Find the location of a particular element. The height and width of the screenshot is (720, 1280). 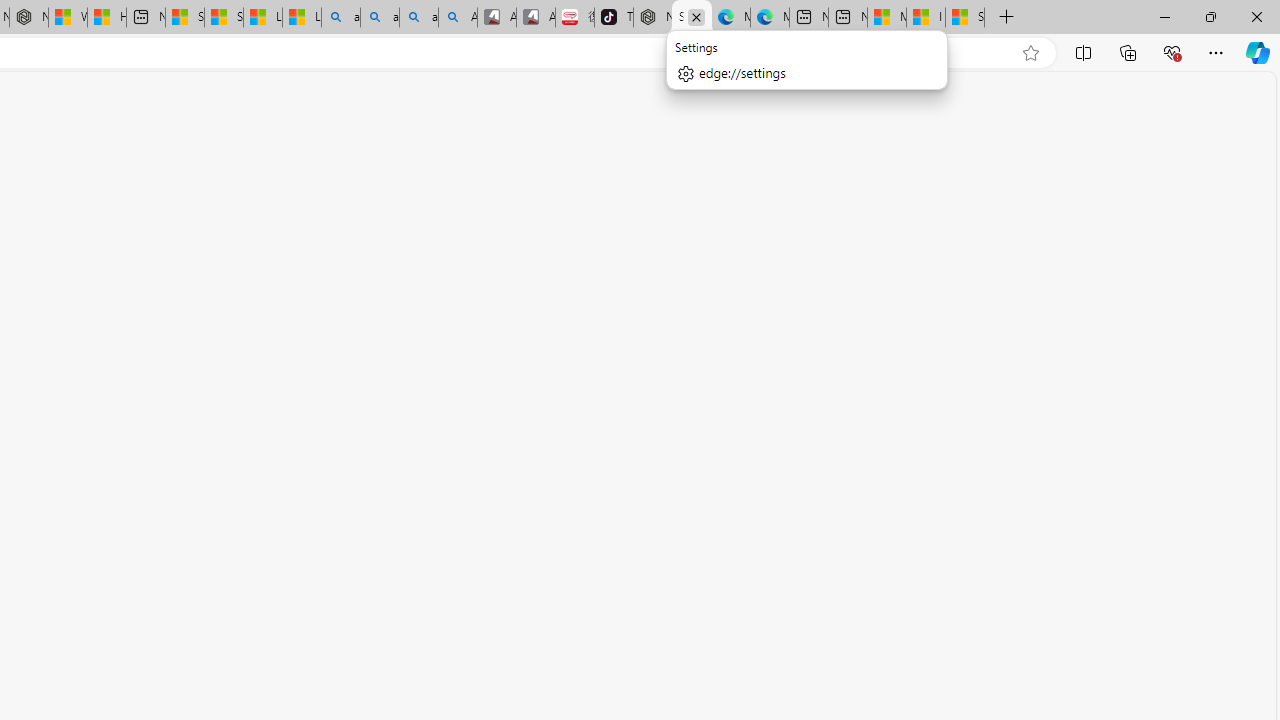

'Amazon Echo Robot - Search Images' is located at coordinates (457, 17).